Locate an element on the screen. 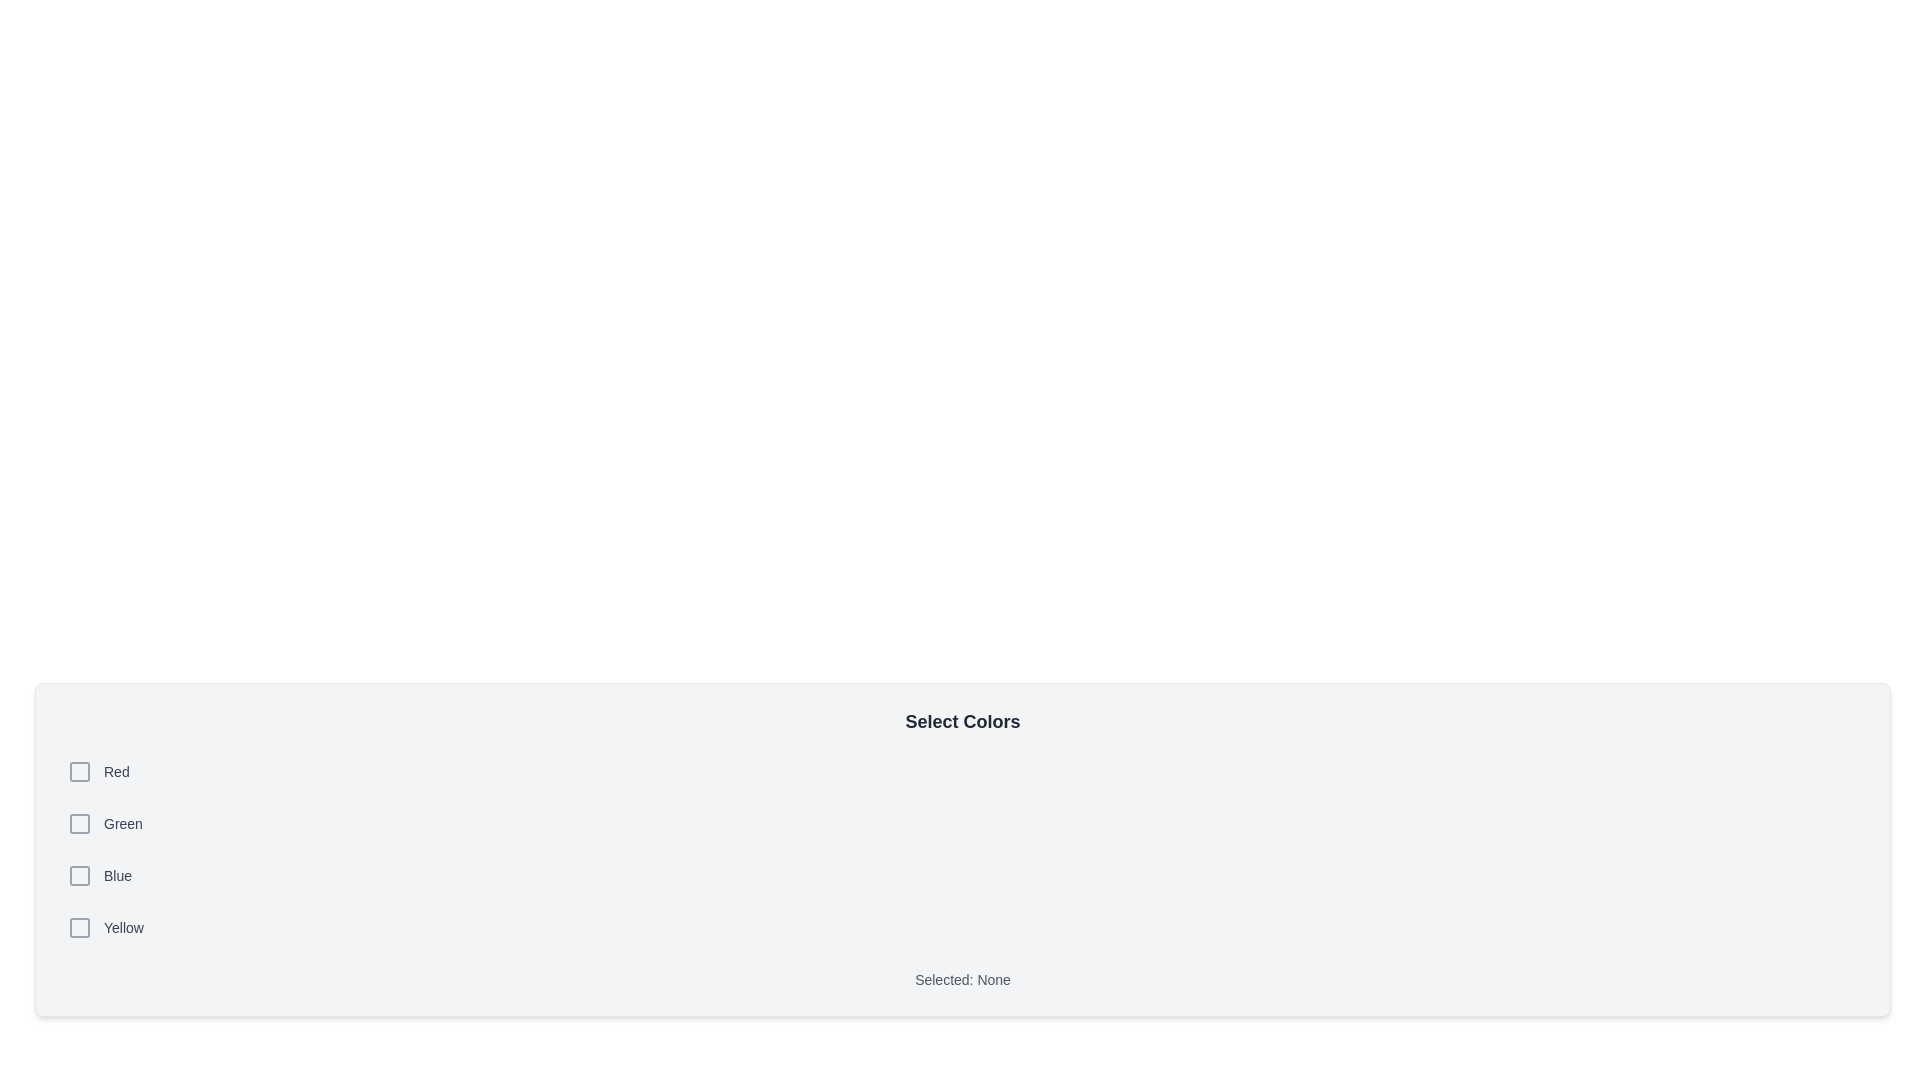 The height and width of the screenshot is (1080, 1920). the accessibility navigation for the checkbox indicator associated with the 'Yellow' option in the 'Select Colors' group is located at coordinates (80, 928).